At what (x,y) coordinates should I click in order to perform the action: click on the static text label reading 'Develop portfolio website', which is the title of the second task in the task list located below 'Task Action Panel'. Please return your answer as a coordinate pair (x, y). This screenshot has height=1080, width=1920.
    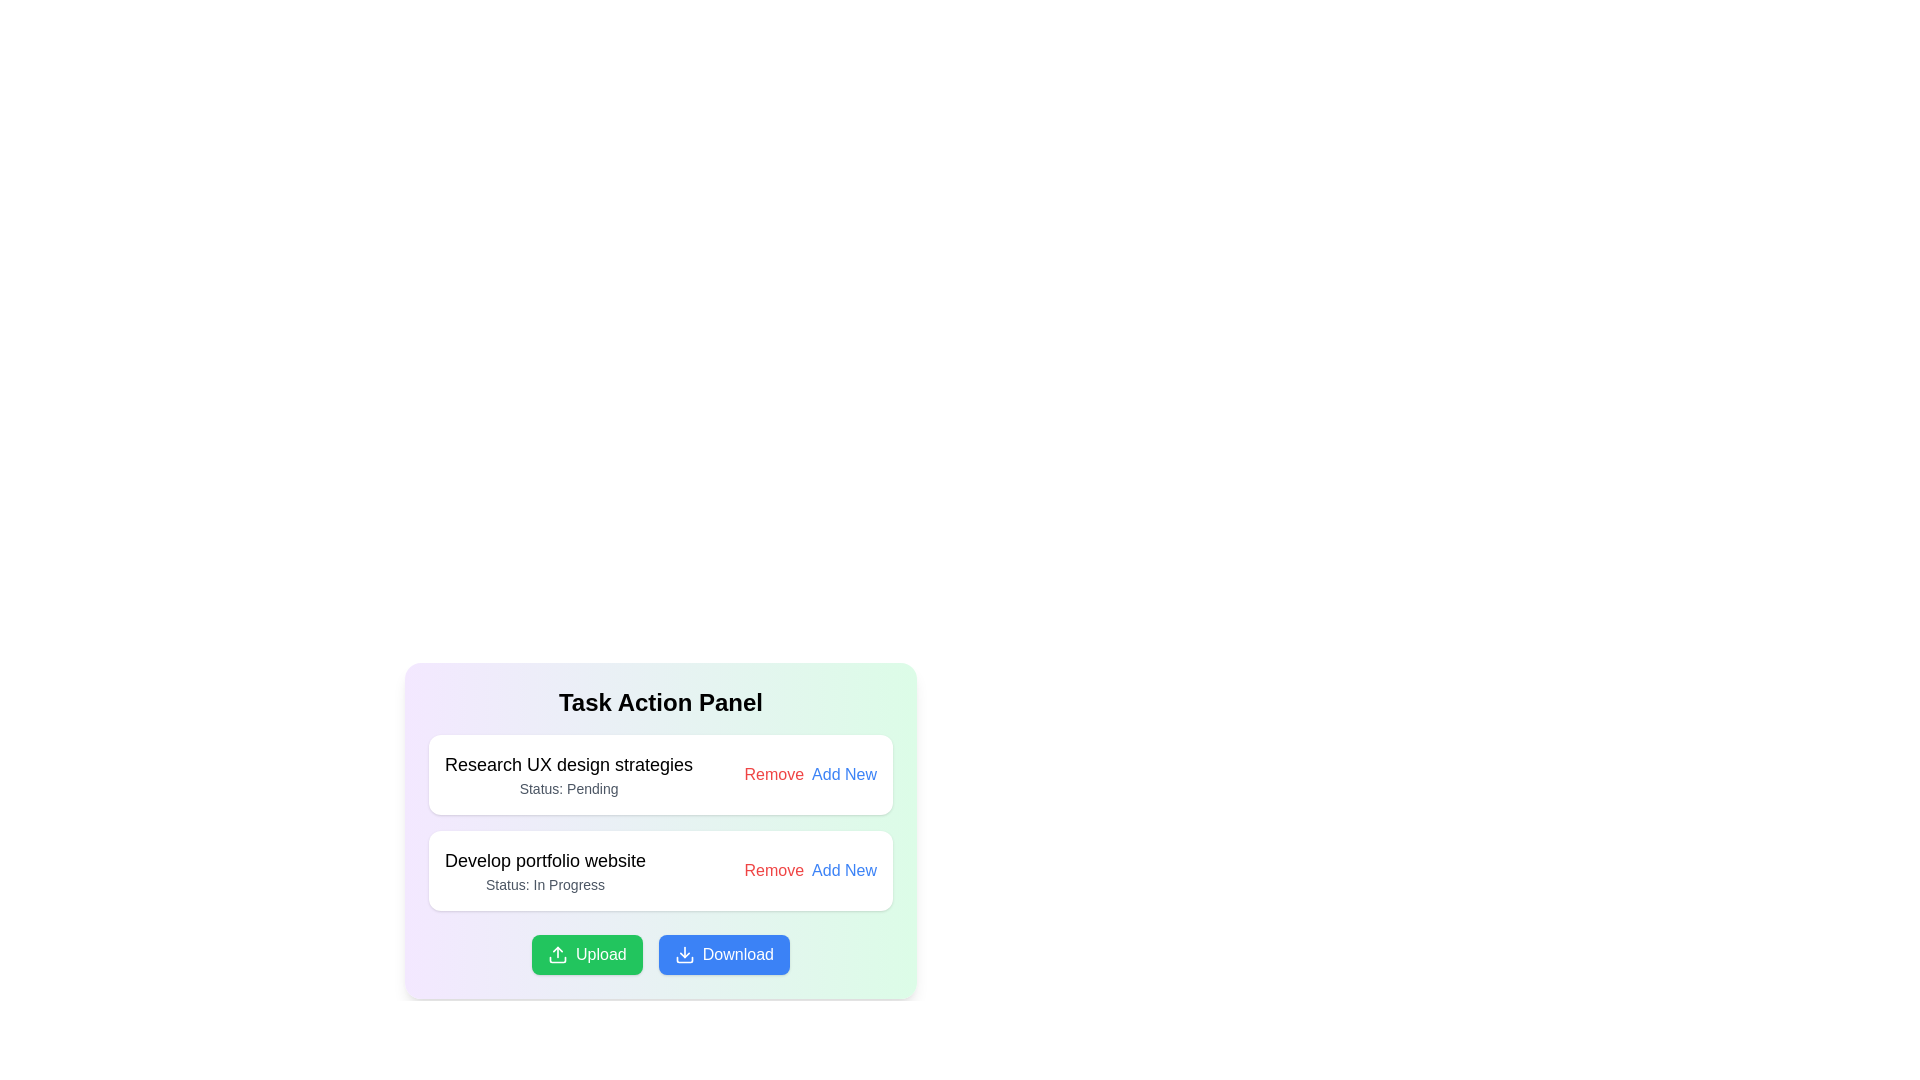
    Looking at the image, I should click on (545, 859).